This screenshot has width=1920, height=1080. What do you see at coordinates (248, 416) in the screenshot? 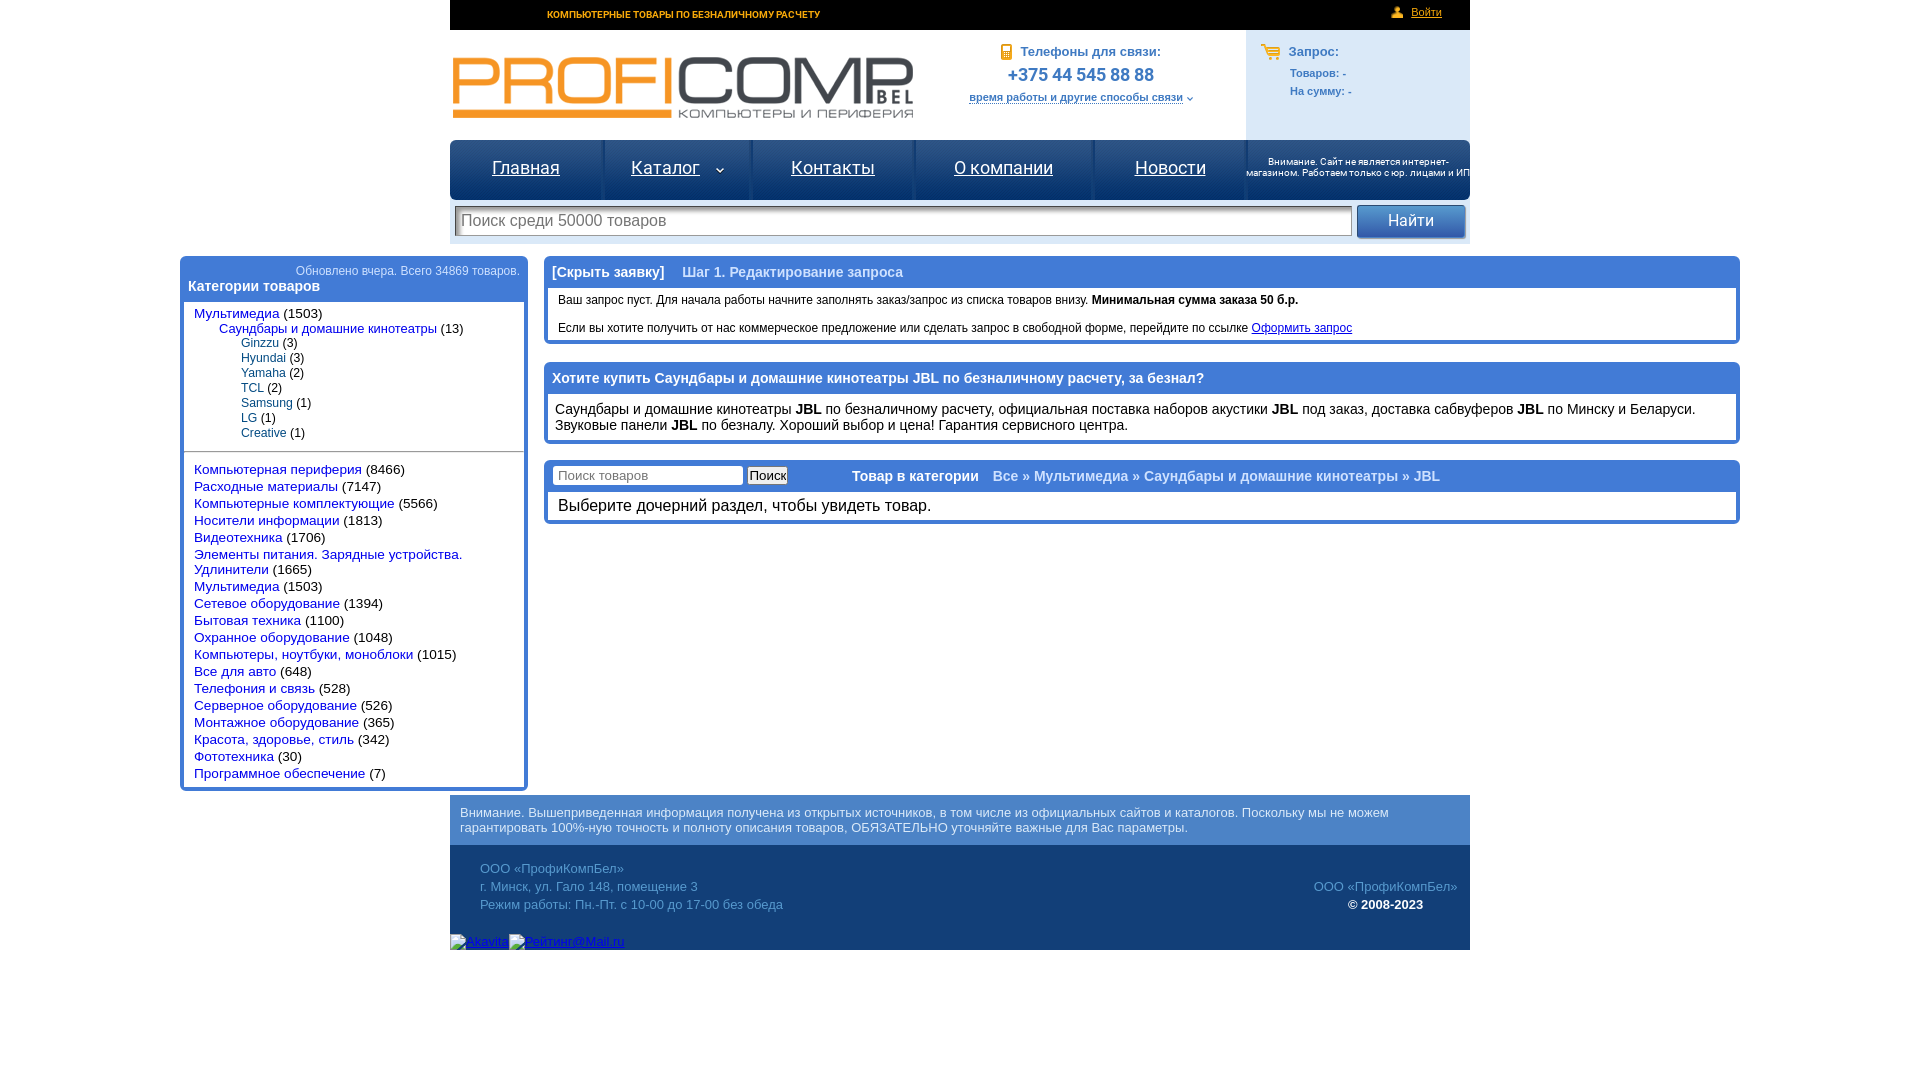
I see `'LG'` at bounding box center [248, 416].